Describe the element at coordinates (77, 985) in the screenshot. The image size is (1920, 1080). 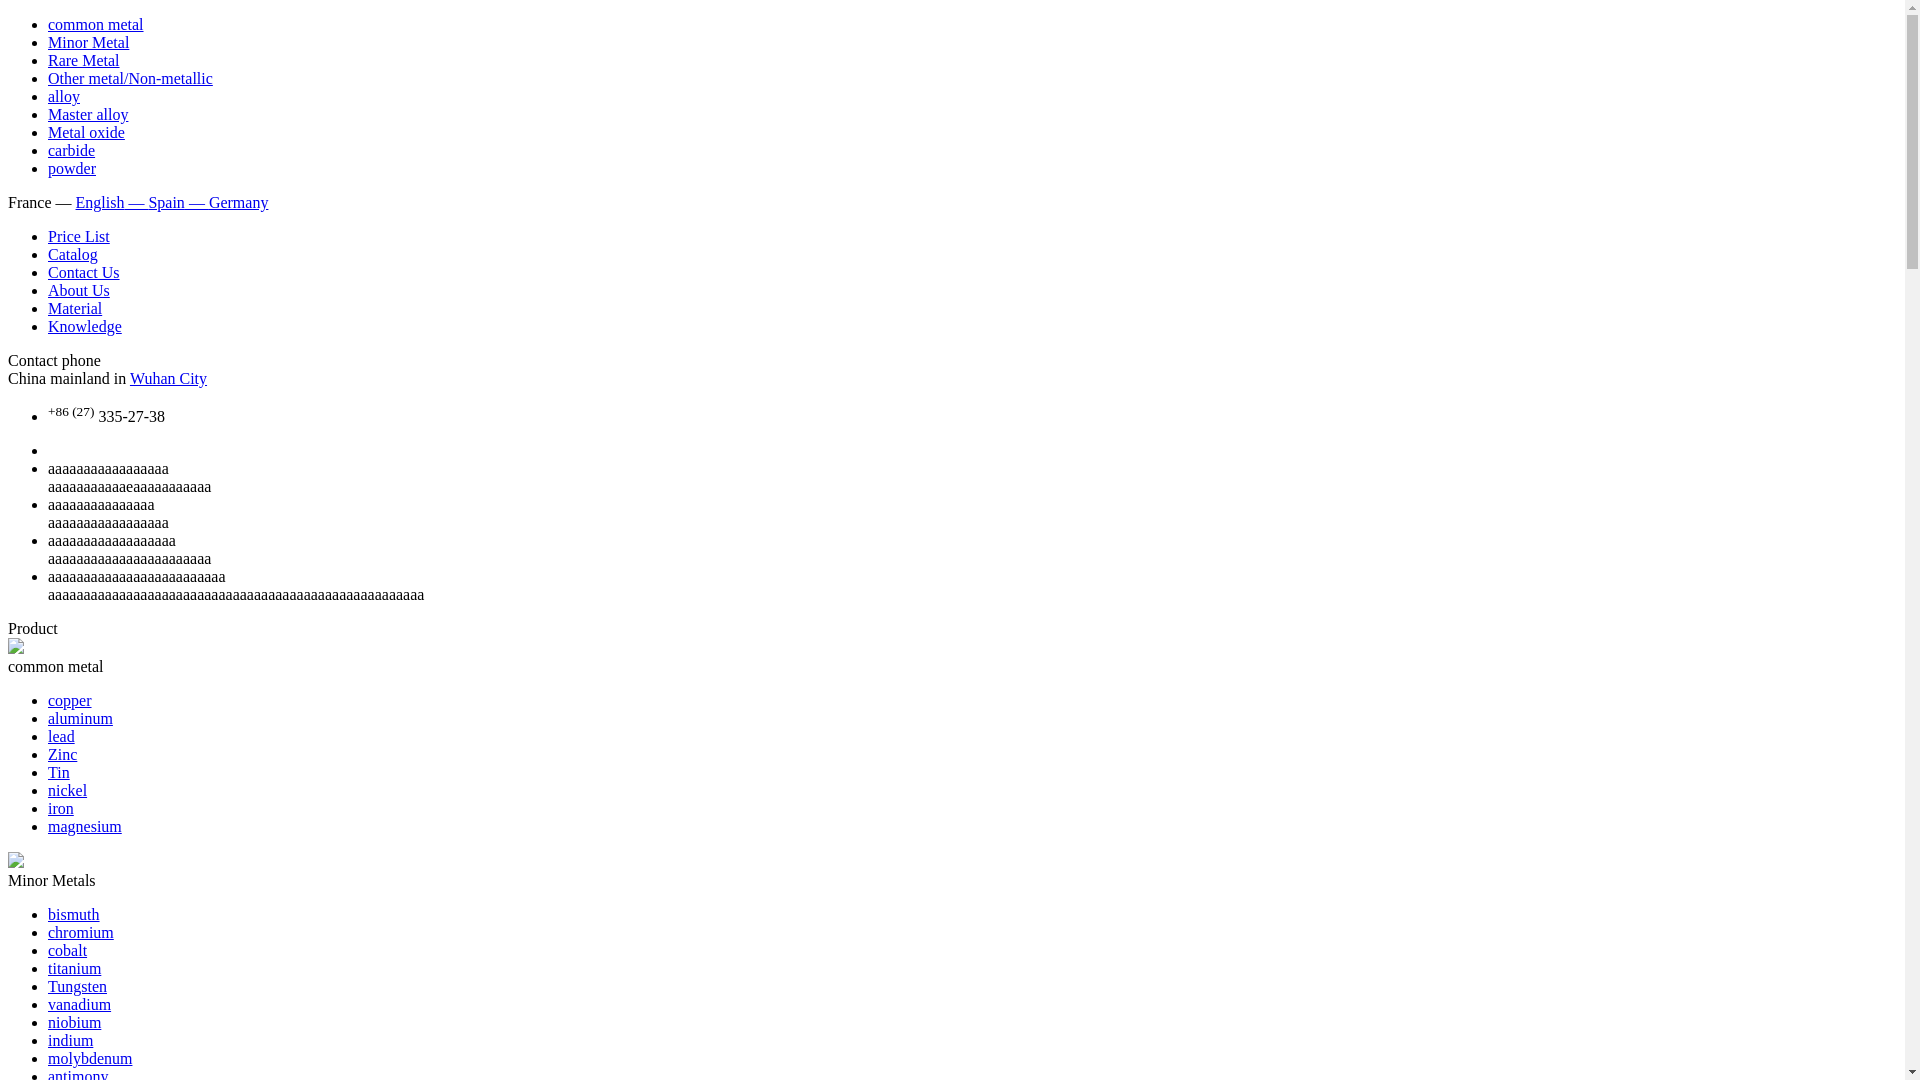
I see `'Tungsten'` at that location.